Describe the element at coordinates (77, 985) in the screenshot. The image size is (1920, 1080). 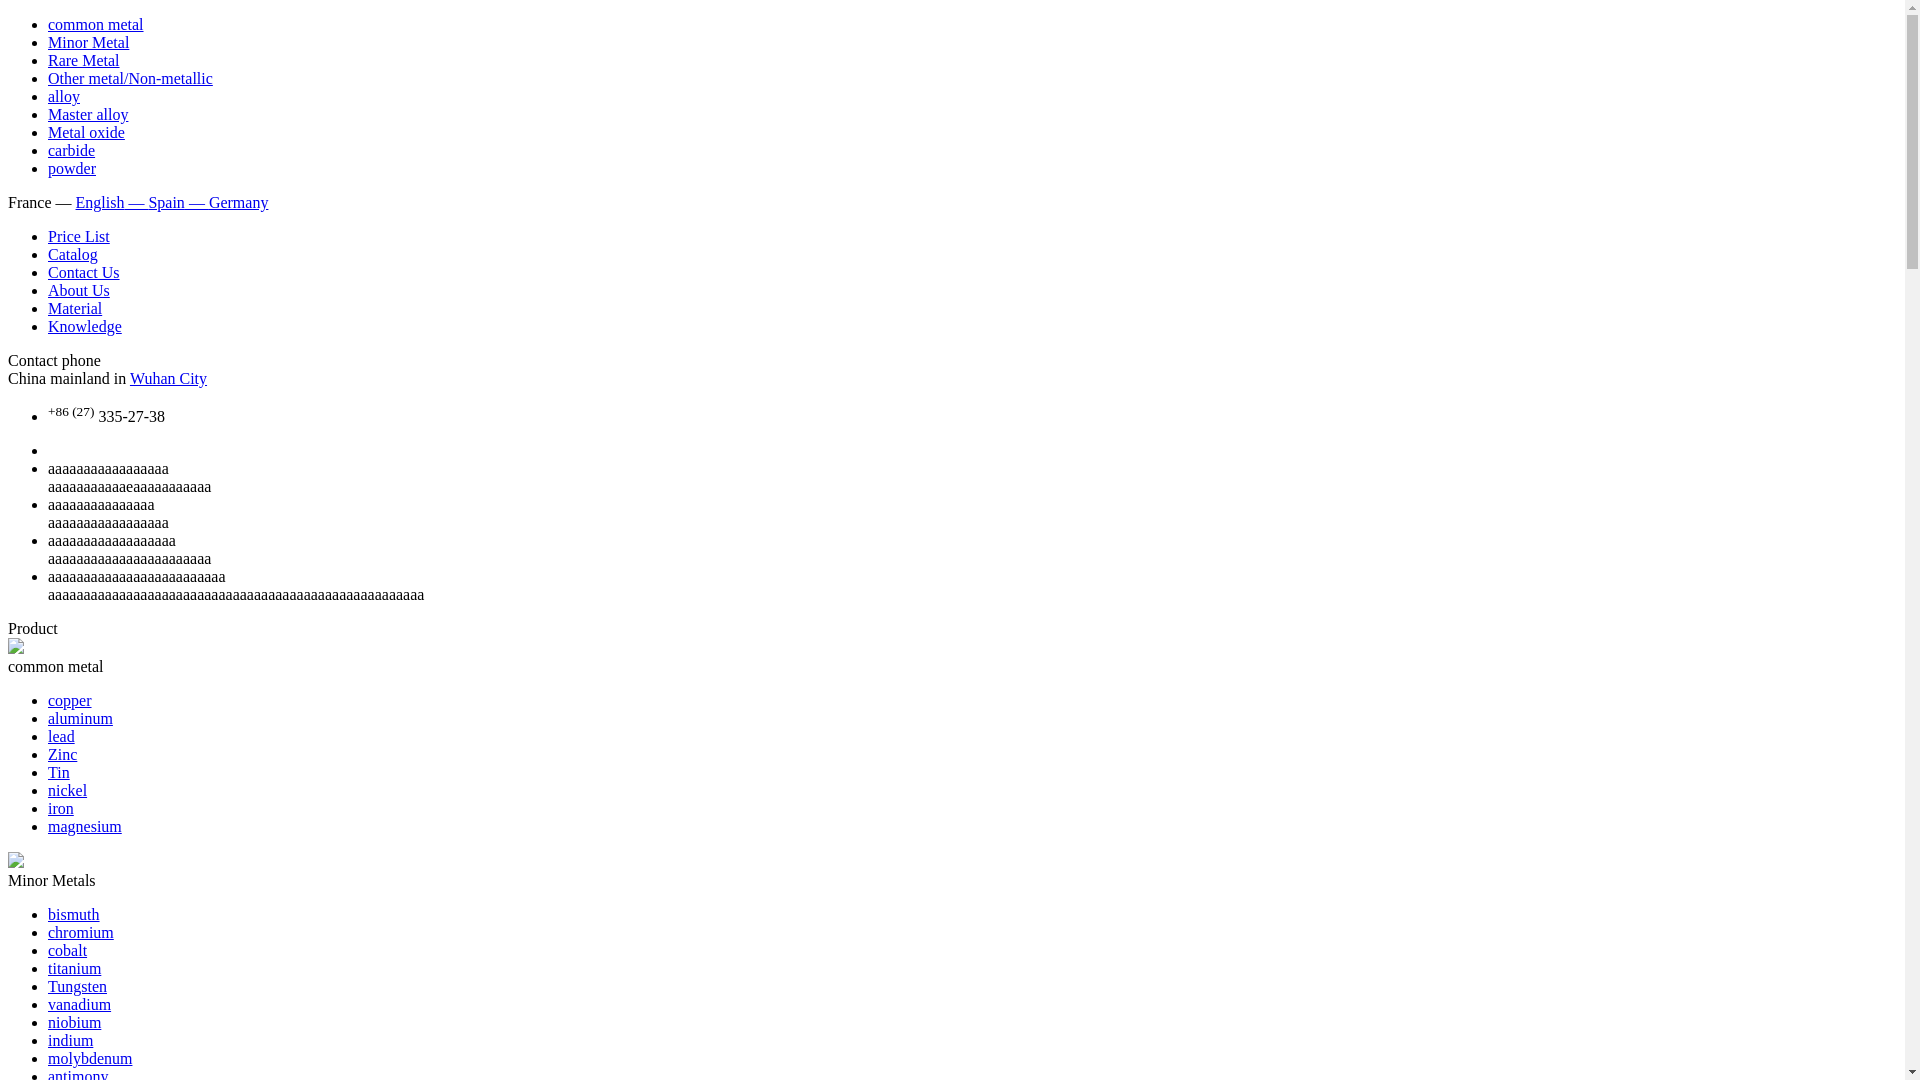
I see `'Tungsten'` at that location.